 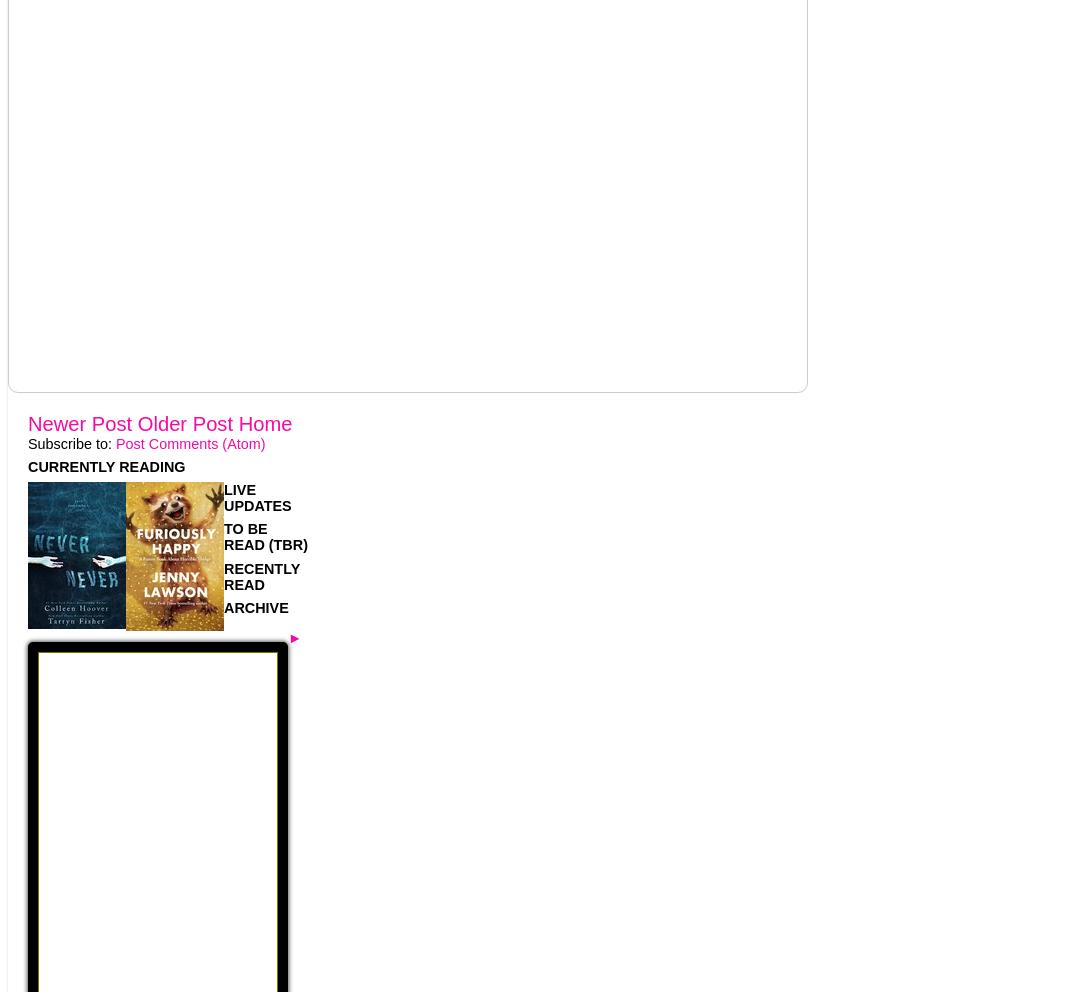 I want to click on 'CURRENTLY READING', so click(x=106, y=467).